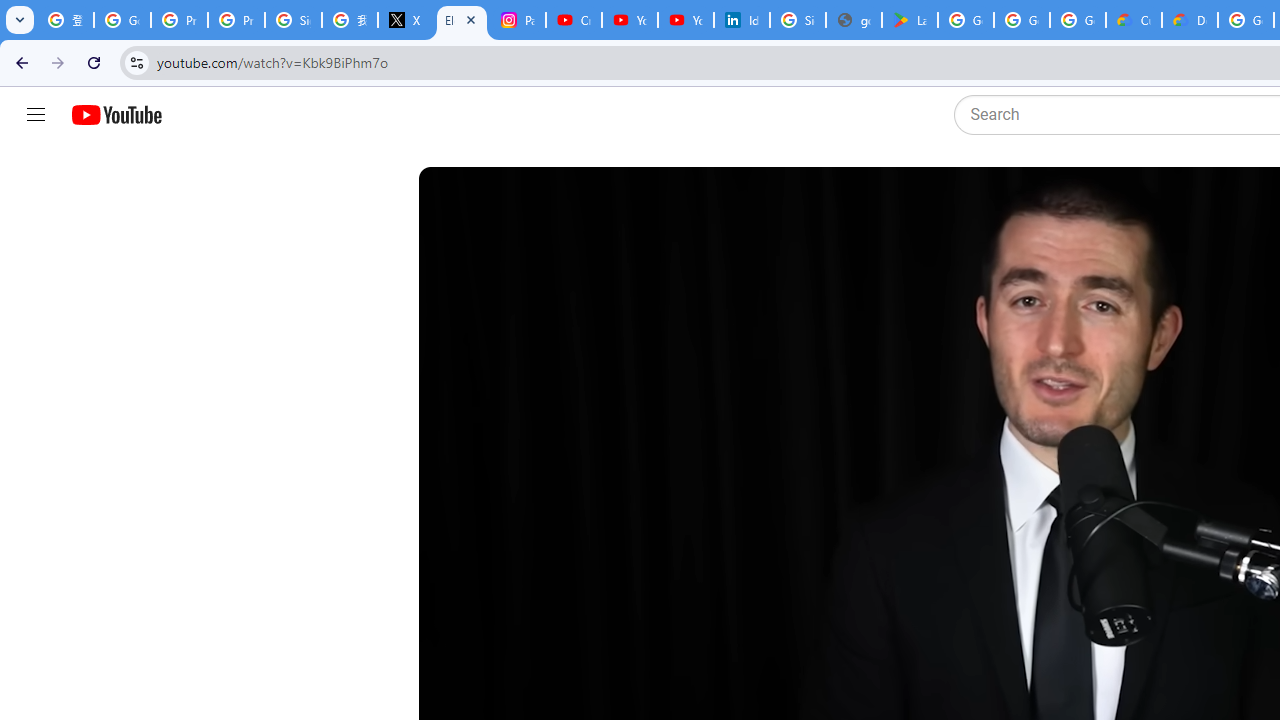  What do you see at coordinates (404, 20) in the screenshot?
I see `'X'` at bounding box center [404, 20].